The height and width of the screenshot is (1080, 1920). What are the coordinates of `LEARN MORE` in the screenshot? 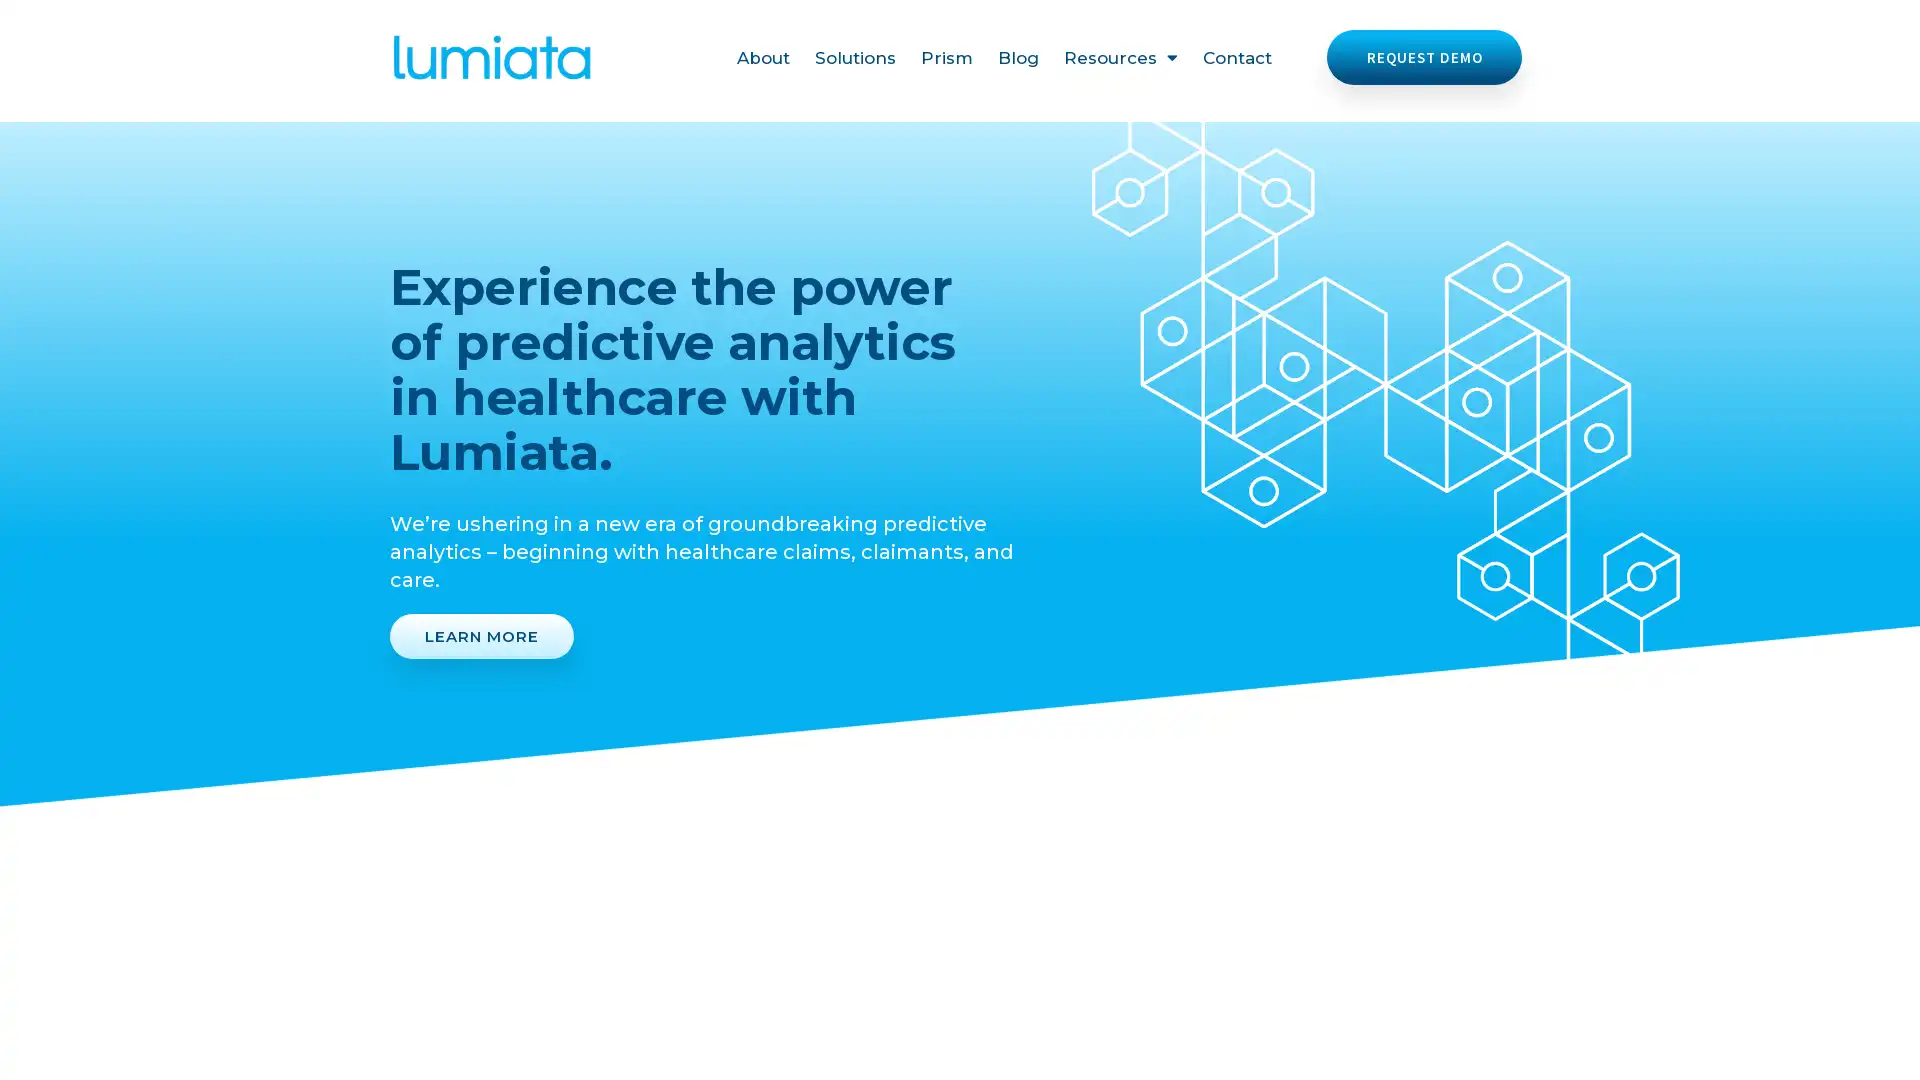 It's located at (481, 636).